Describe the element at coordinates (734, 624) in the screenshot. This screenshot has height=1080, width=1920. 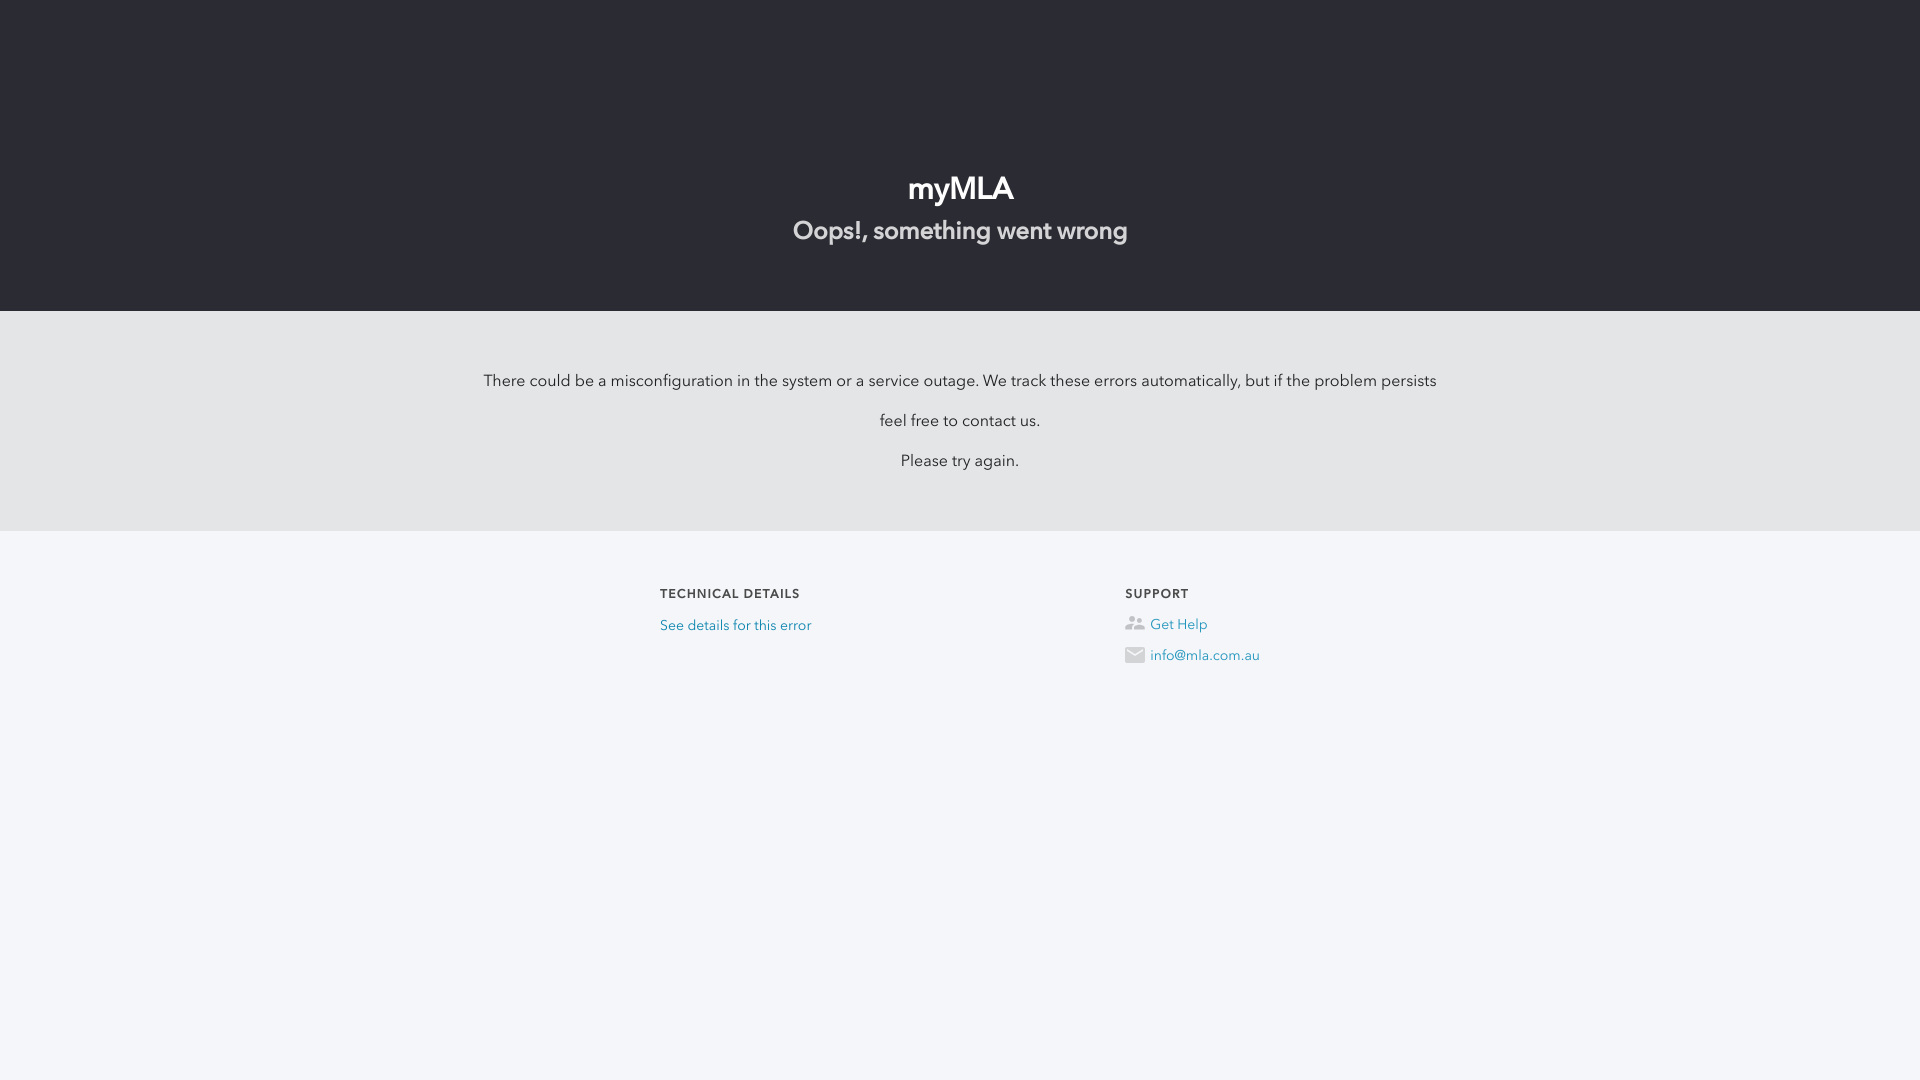
I see `'See details for this error'` at that location.